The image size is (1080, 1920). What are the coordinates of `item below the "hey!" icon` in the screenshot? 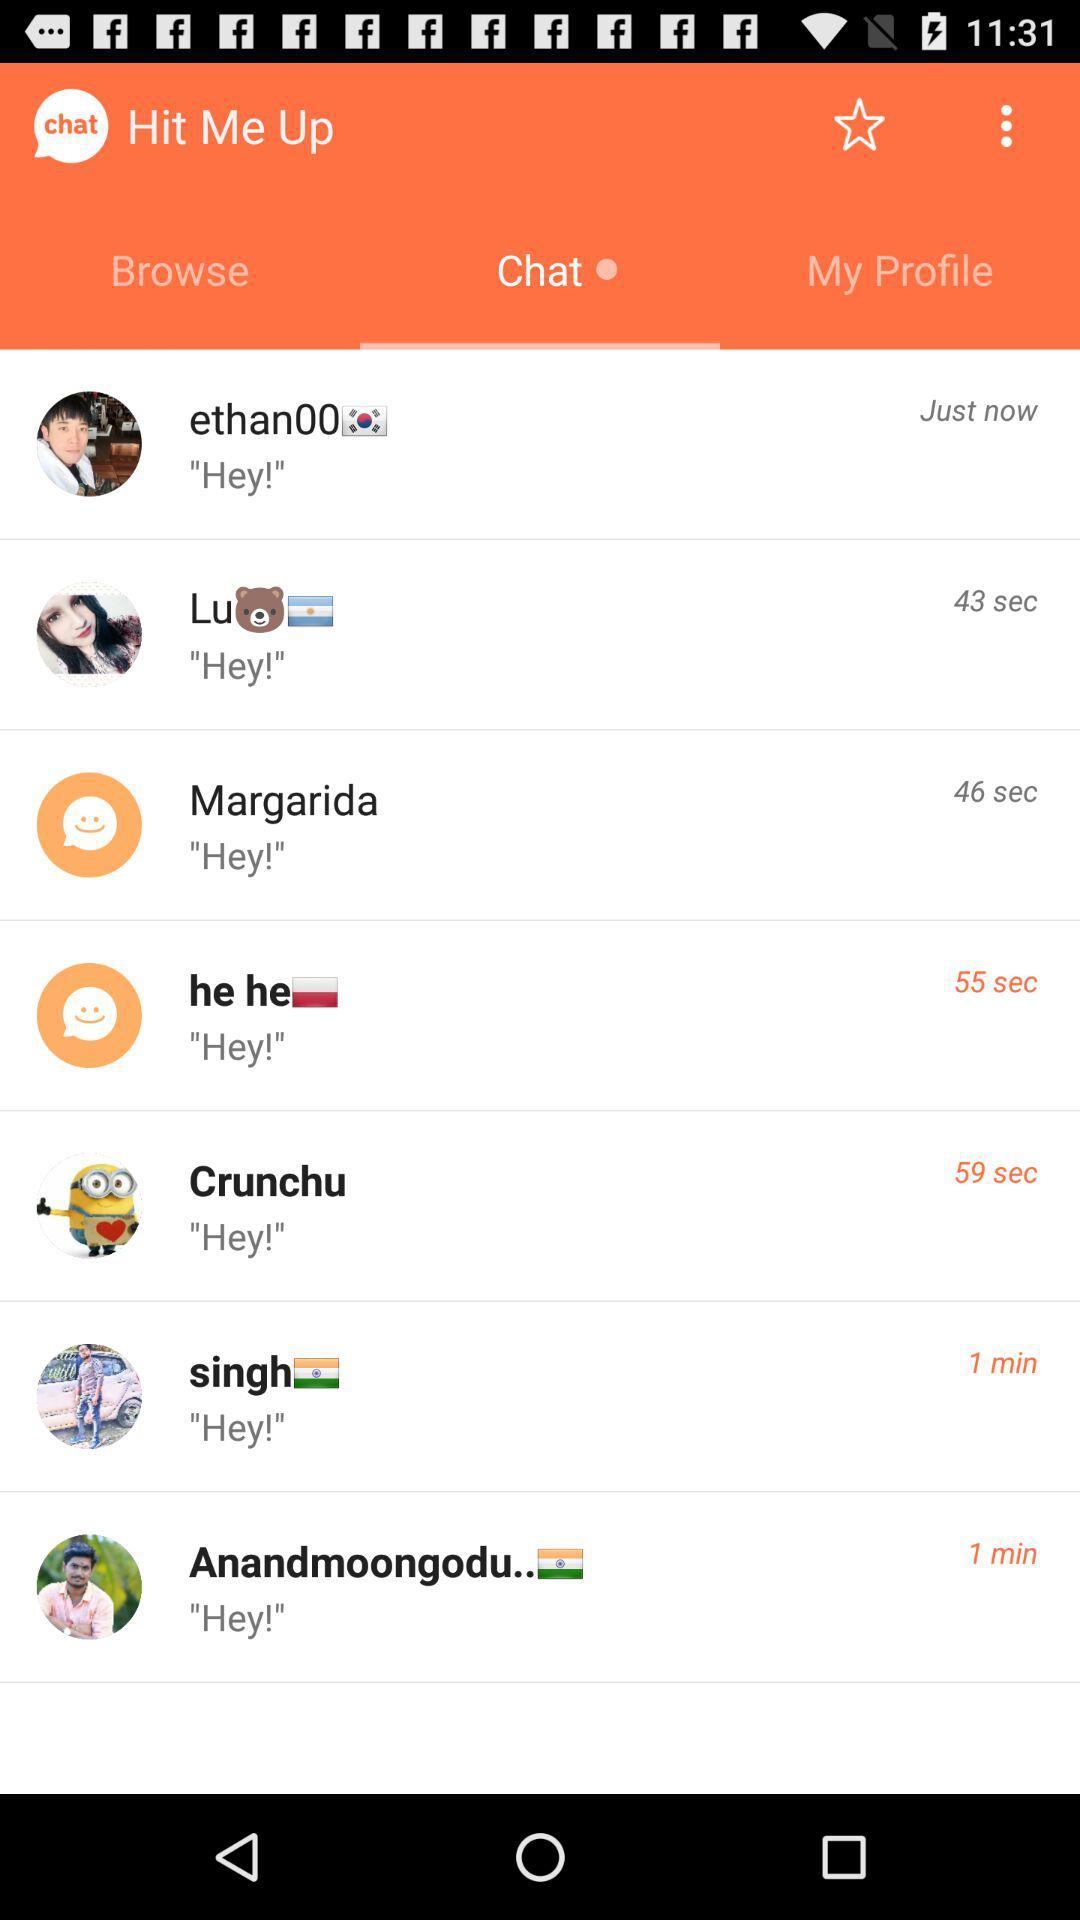 It's located at (266, 1179).